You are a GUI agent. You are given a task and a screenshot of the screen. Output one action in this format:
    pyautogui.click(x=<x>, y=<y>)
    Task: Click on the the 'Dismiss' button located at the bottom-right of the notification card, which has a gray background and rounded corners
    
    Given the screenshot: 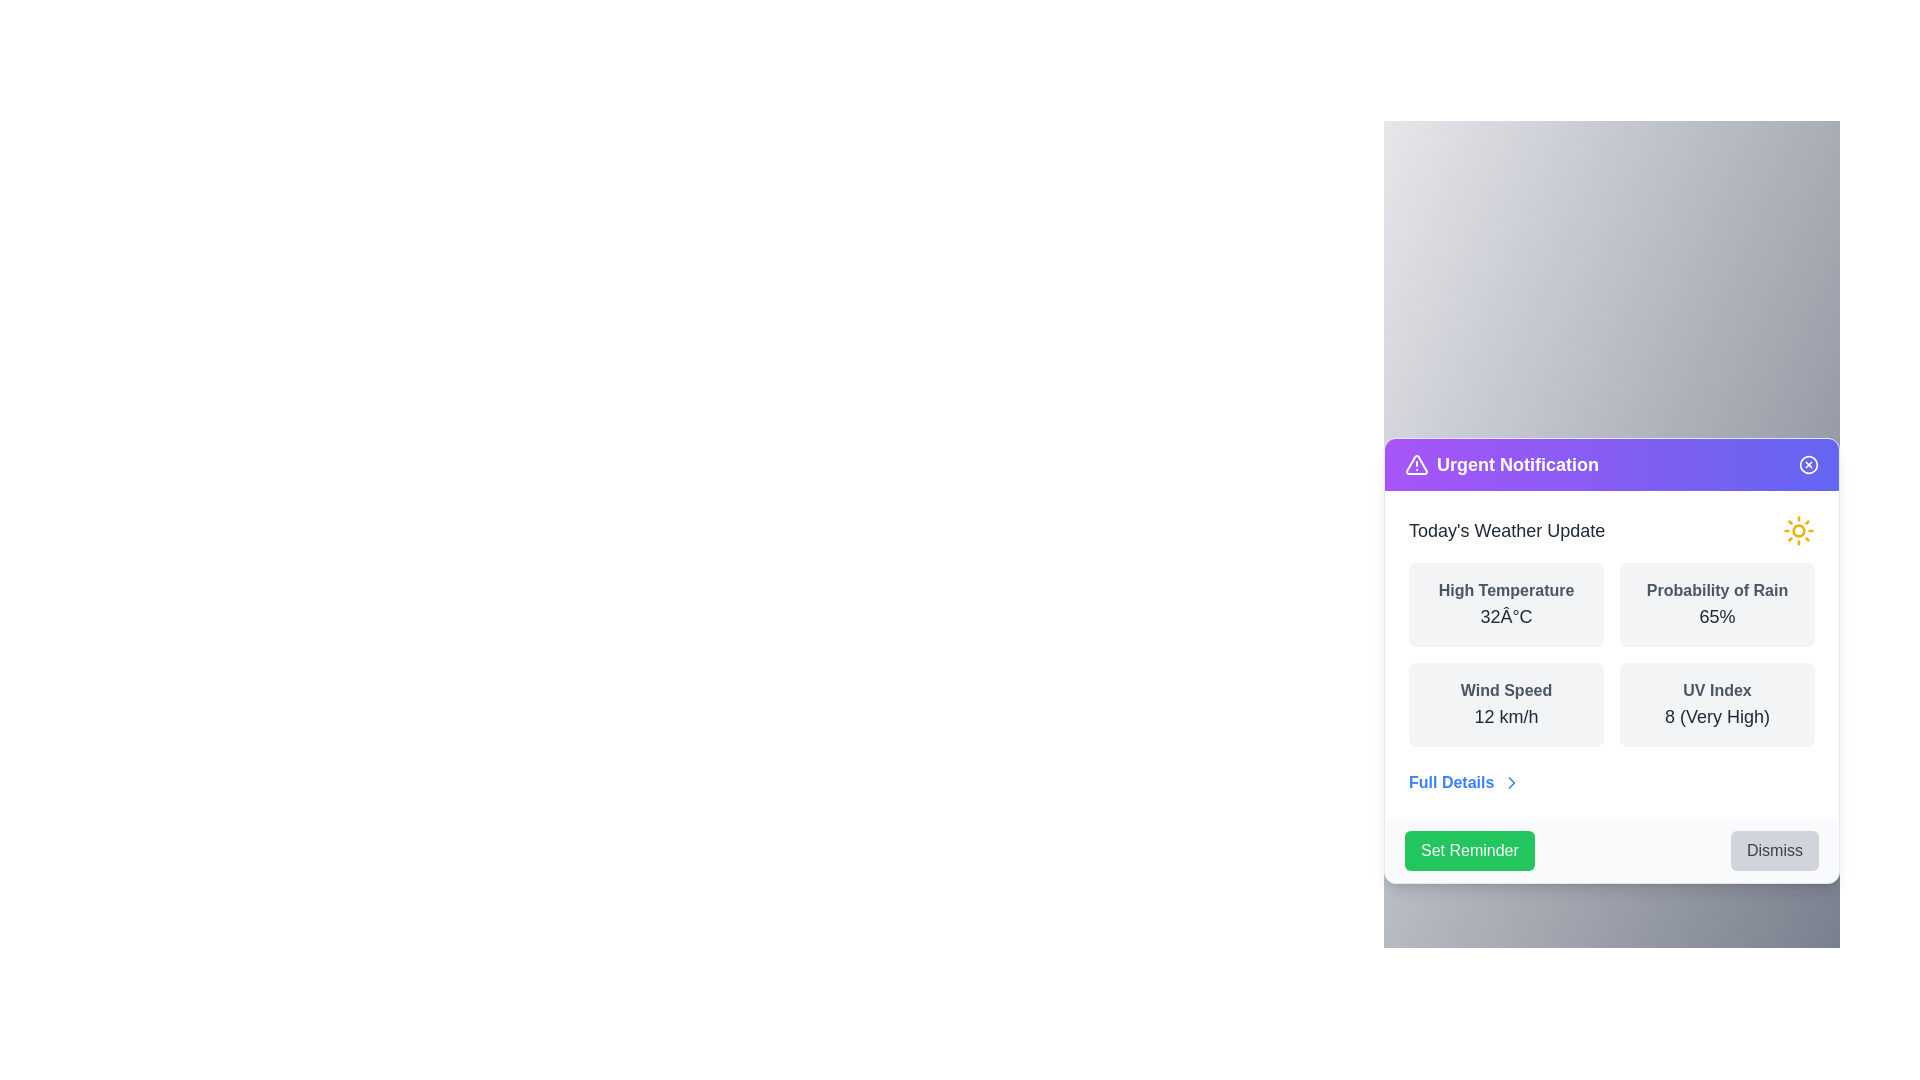 What is the action you would take?
    pyautogui.click(x=1775, y=851)
    